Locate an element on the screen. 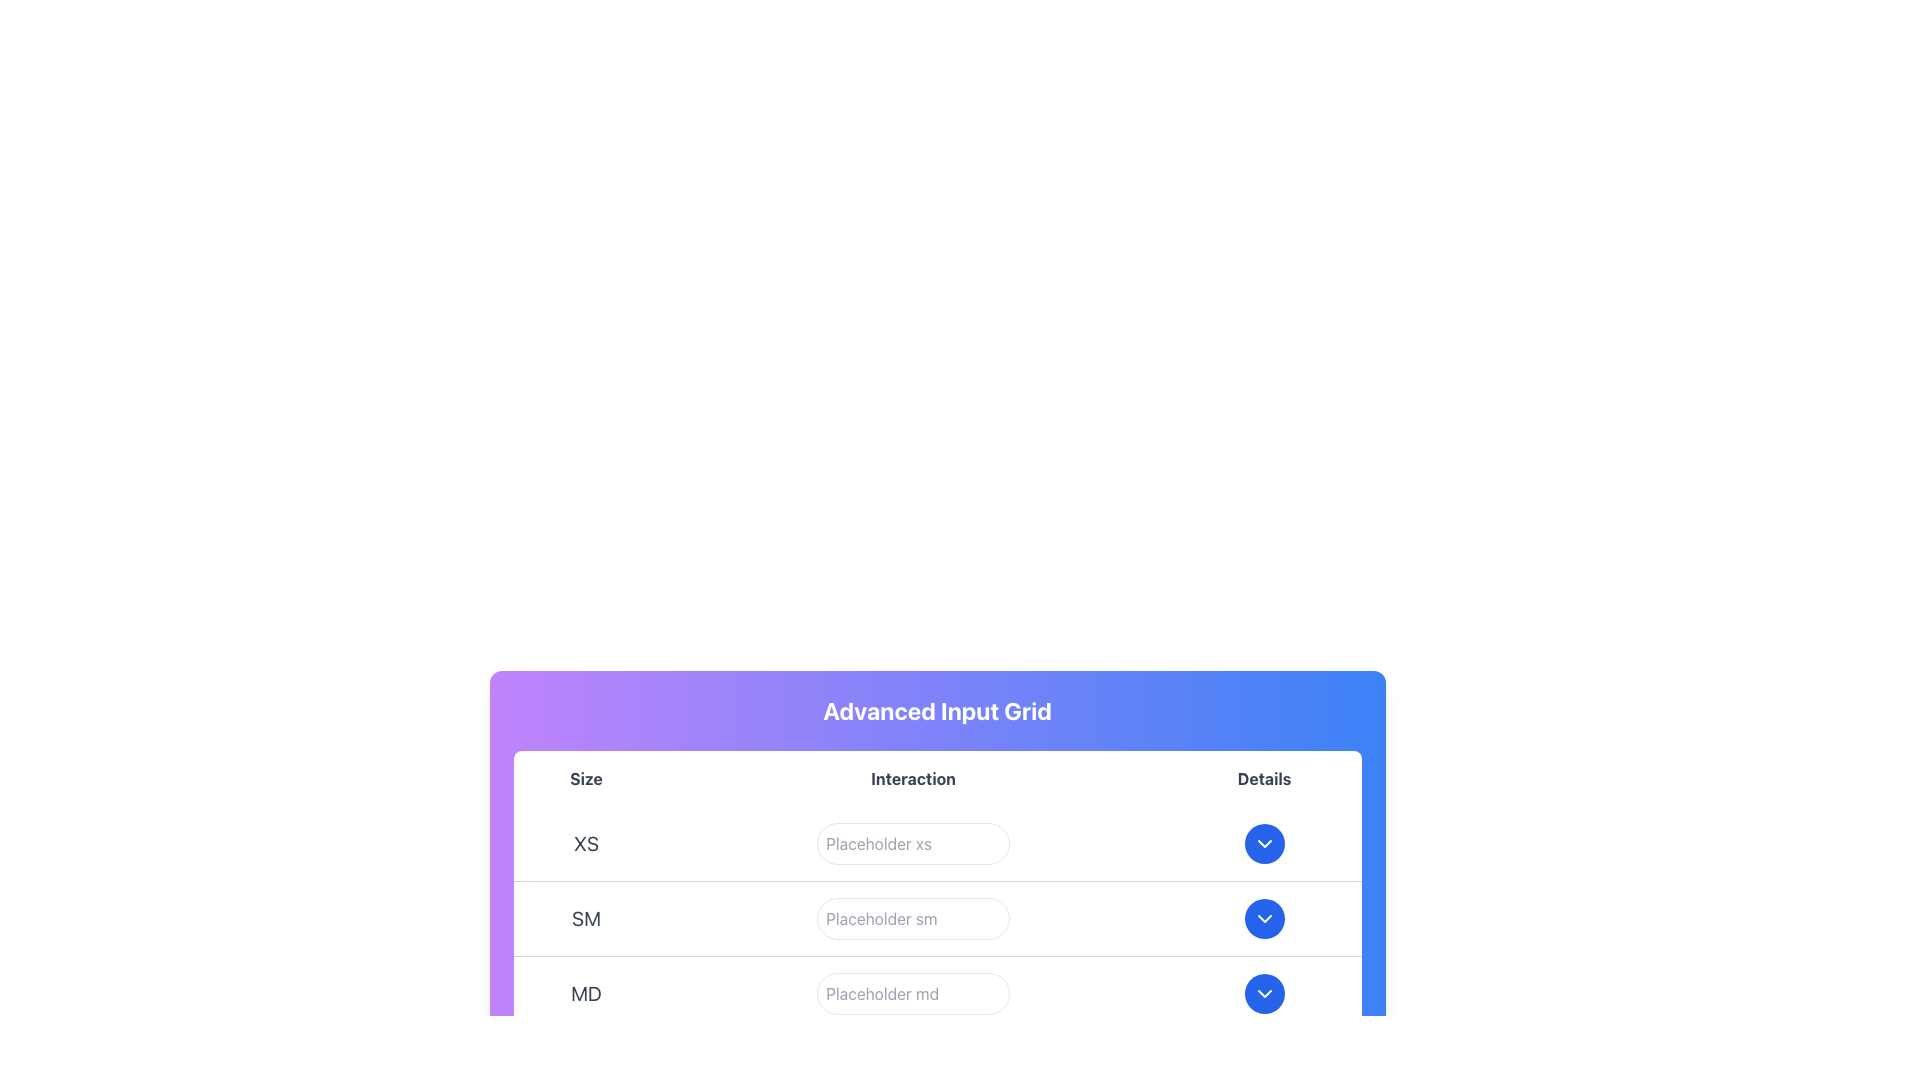  the downward-facing chevron arrow icon, which is white and positioned within a circular blue background, located in the 'Details' column of the first row in the table layout is located at coordinates (1263, 844).